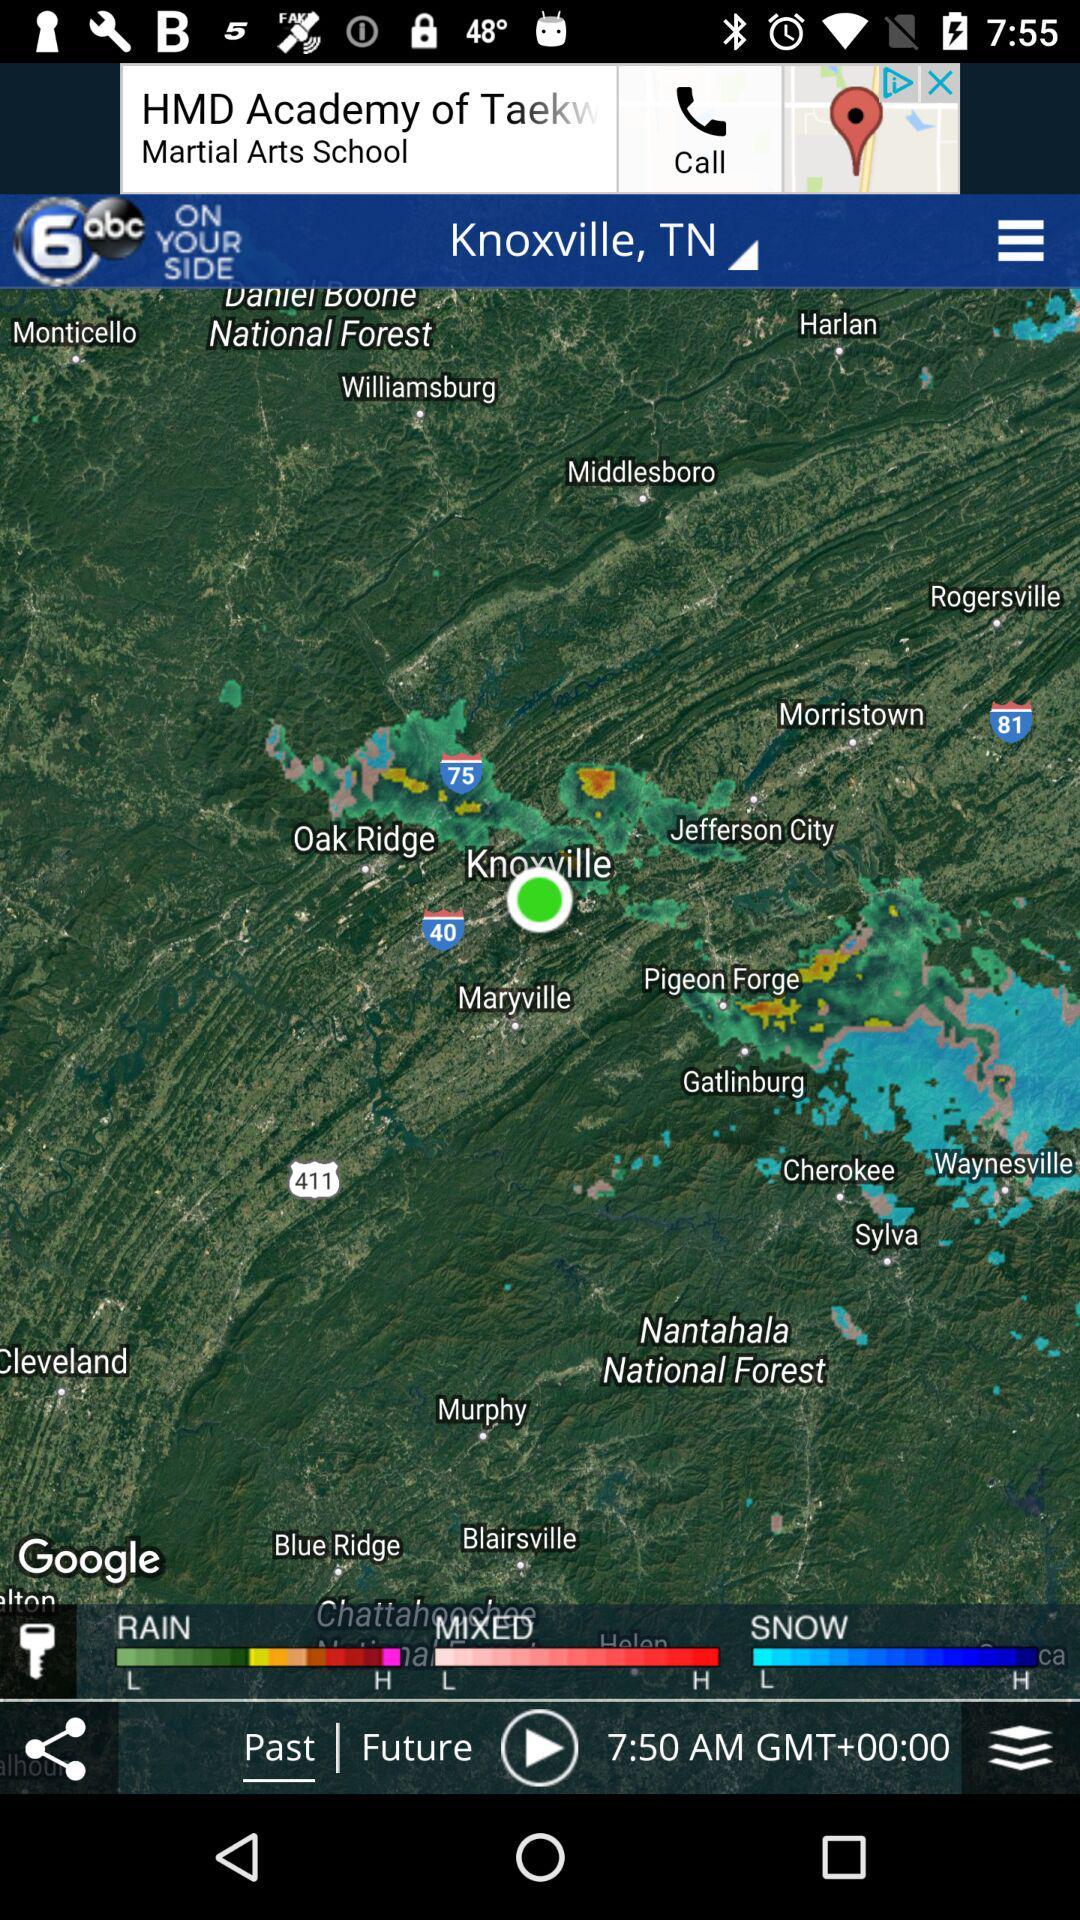 This screenshot has height=1920, width=1080. Describe the element at coordinates (58, 1746) in the screenshot. I see `icon next to past` at that location.